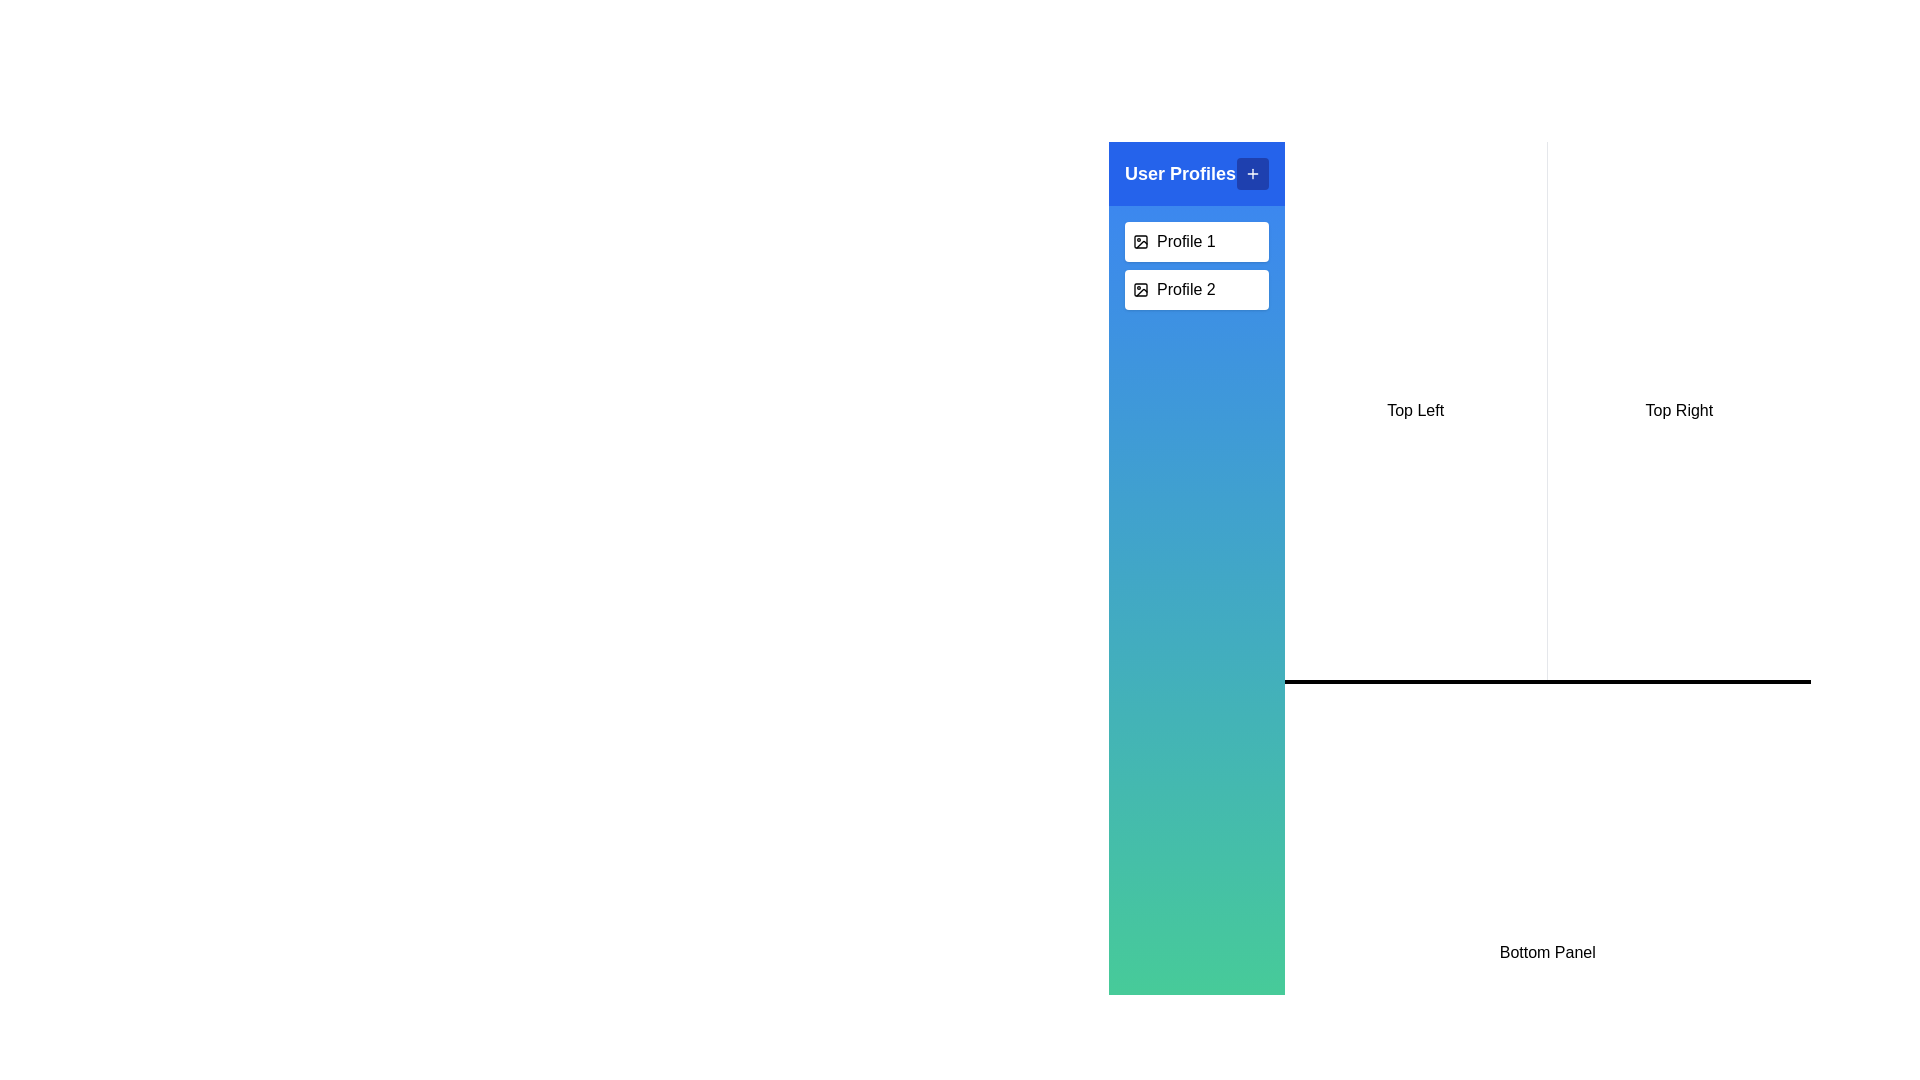 The height and width of the screenshot is (1080, 1920). I want to click on the rounded rectangle graphical canvas located in the top-left position of the photo icon next to 'Profile 1', so click(1141, 241).